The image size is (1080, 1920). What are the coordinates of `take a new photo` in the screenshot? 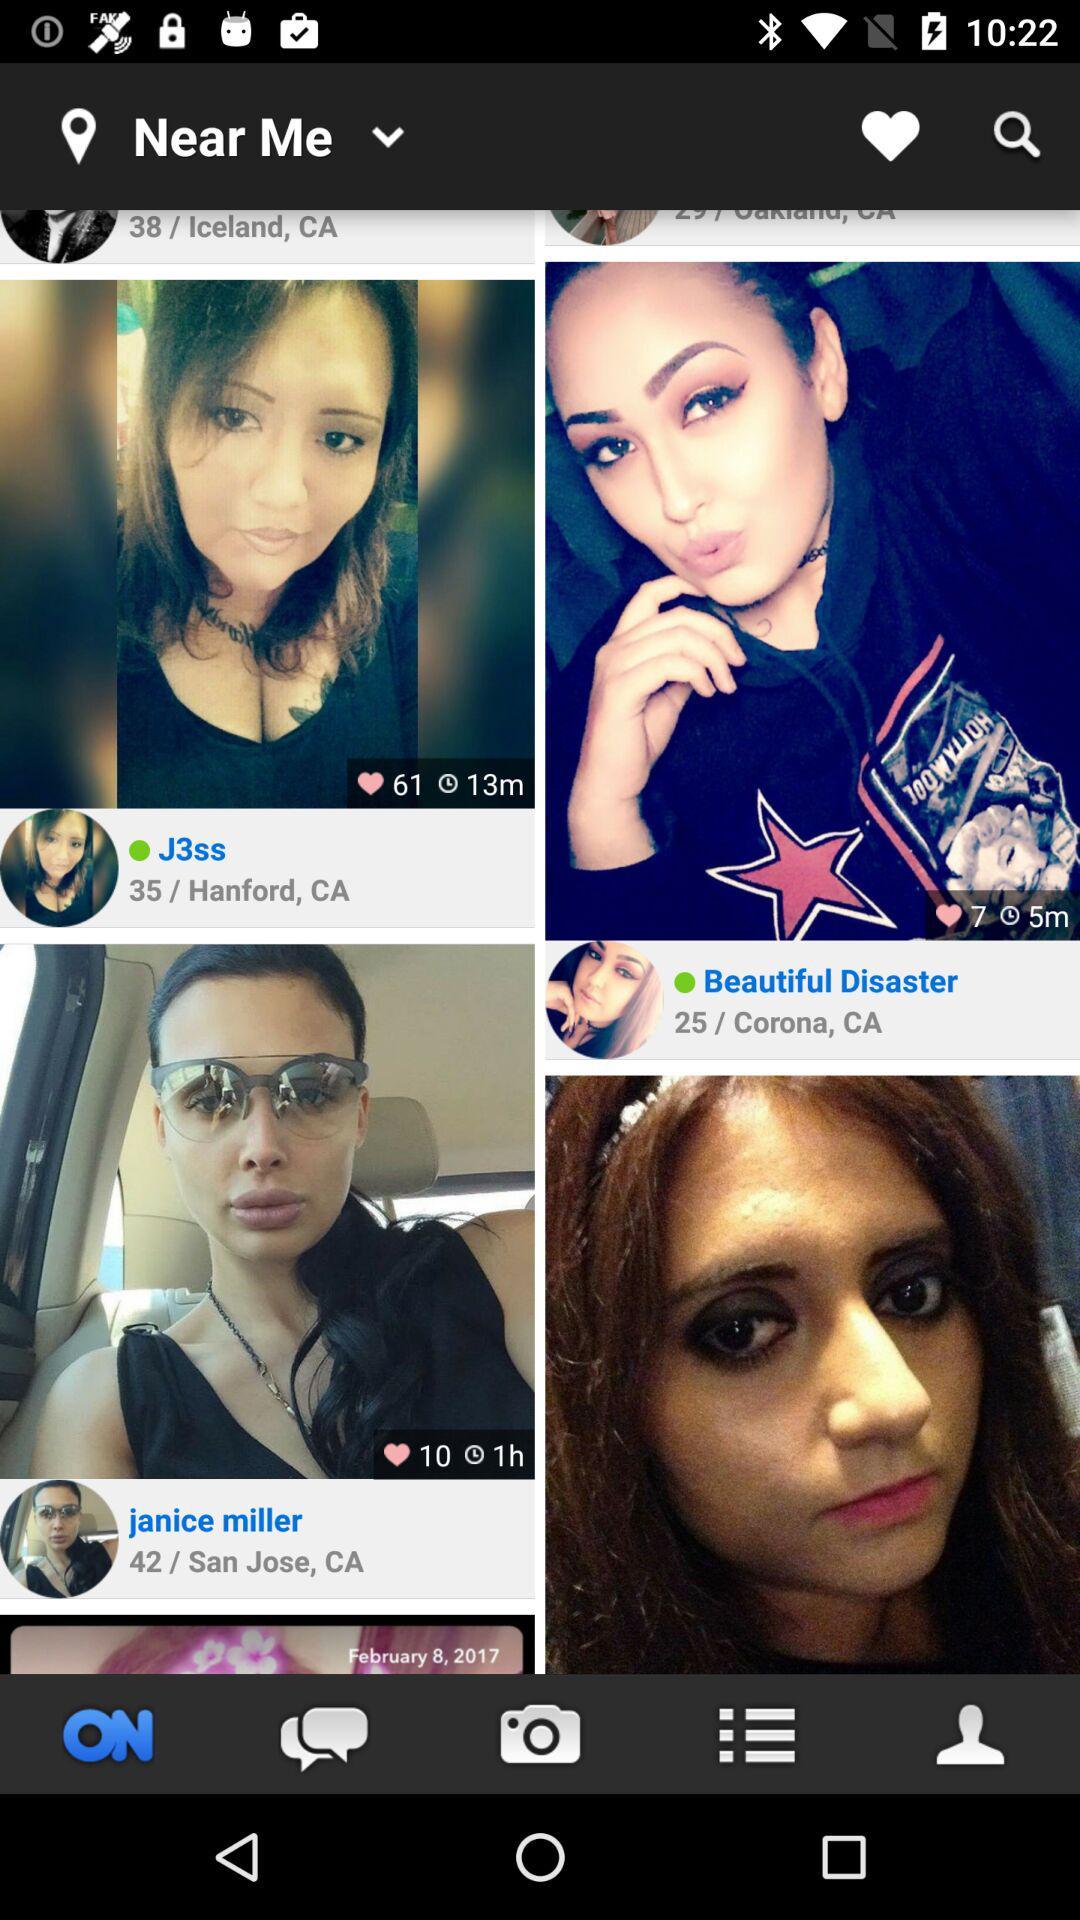 It's located at (540, 1733).